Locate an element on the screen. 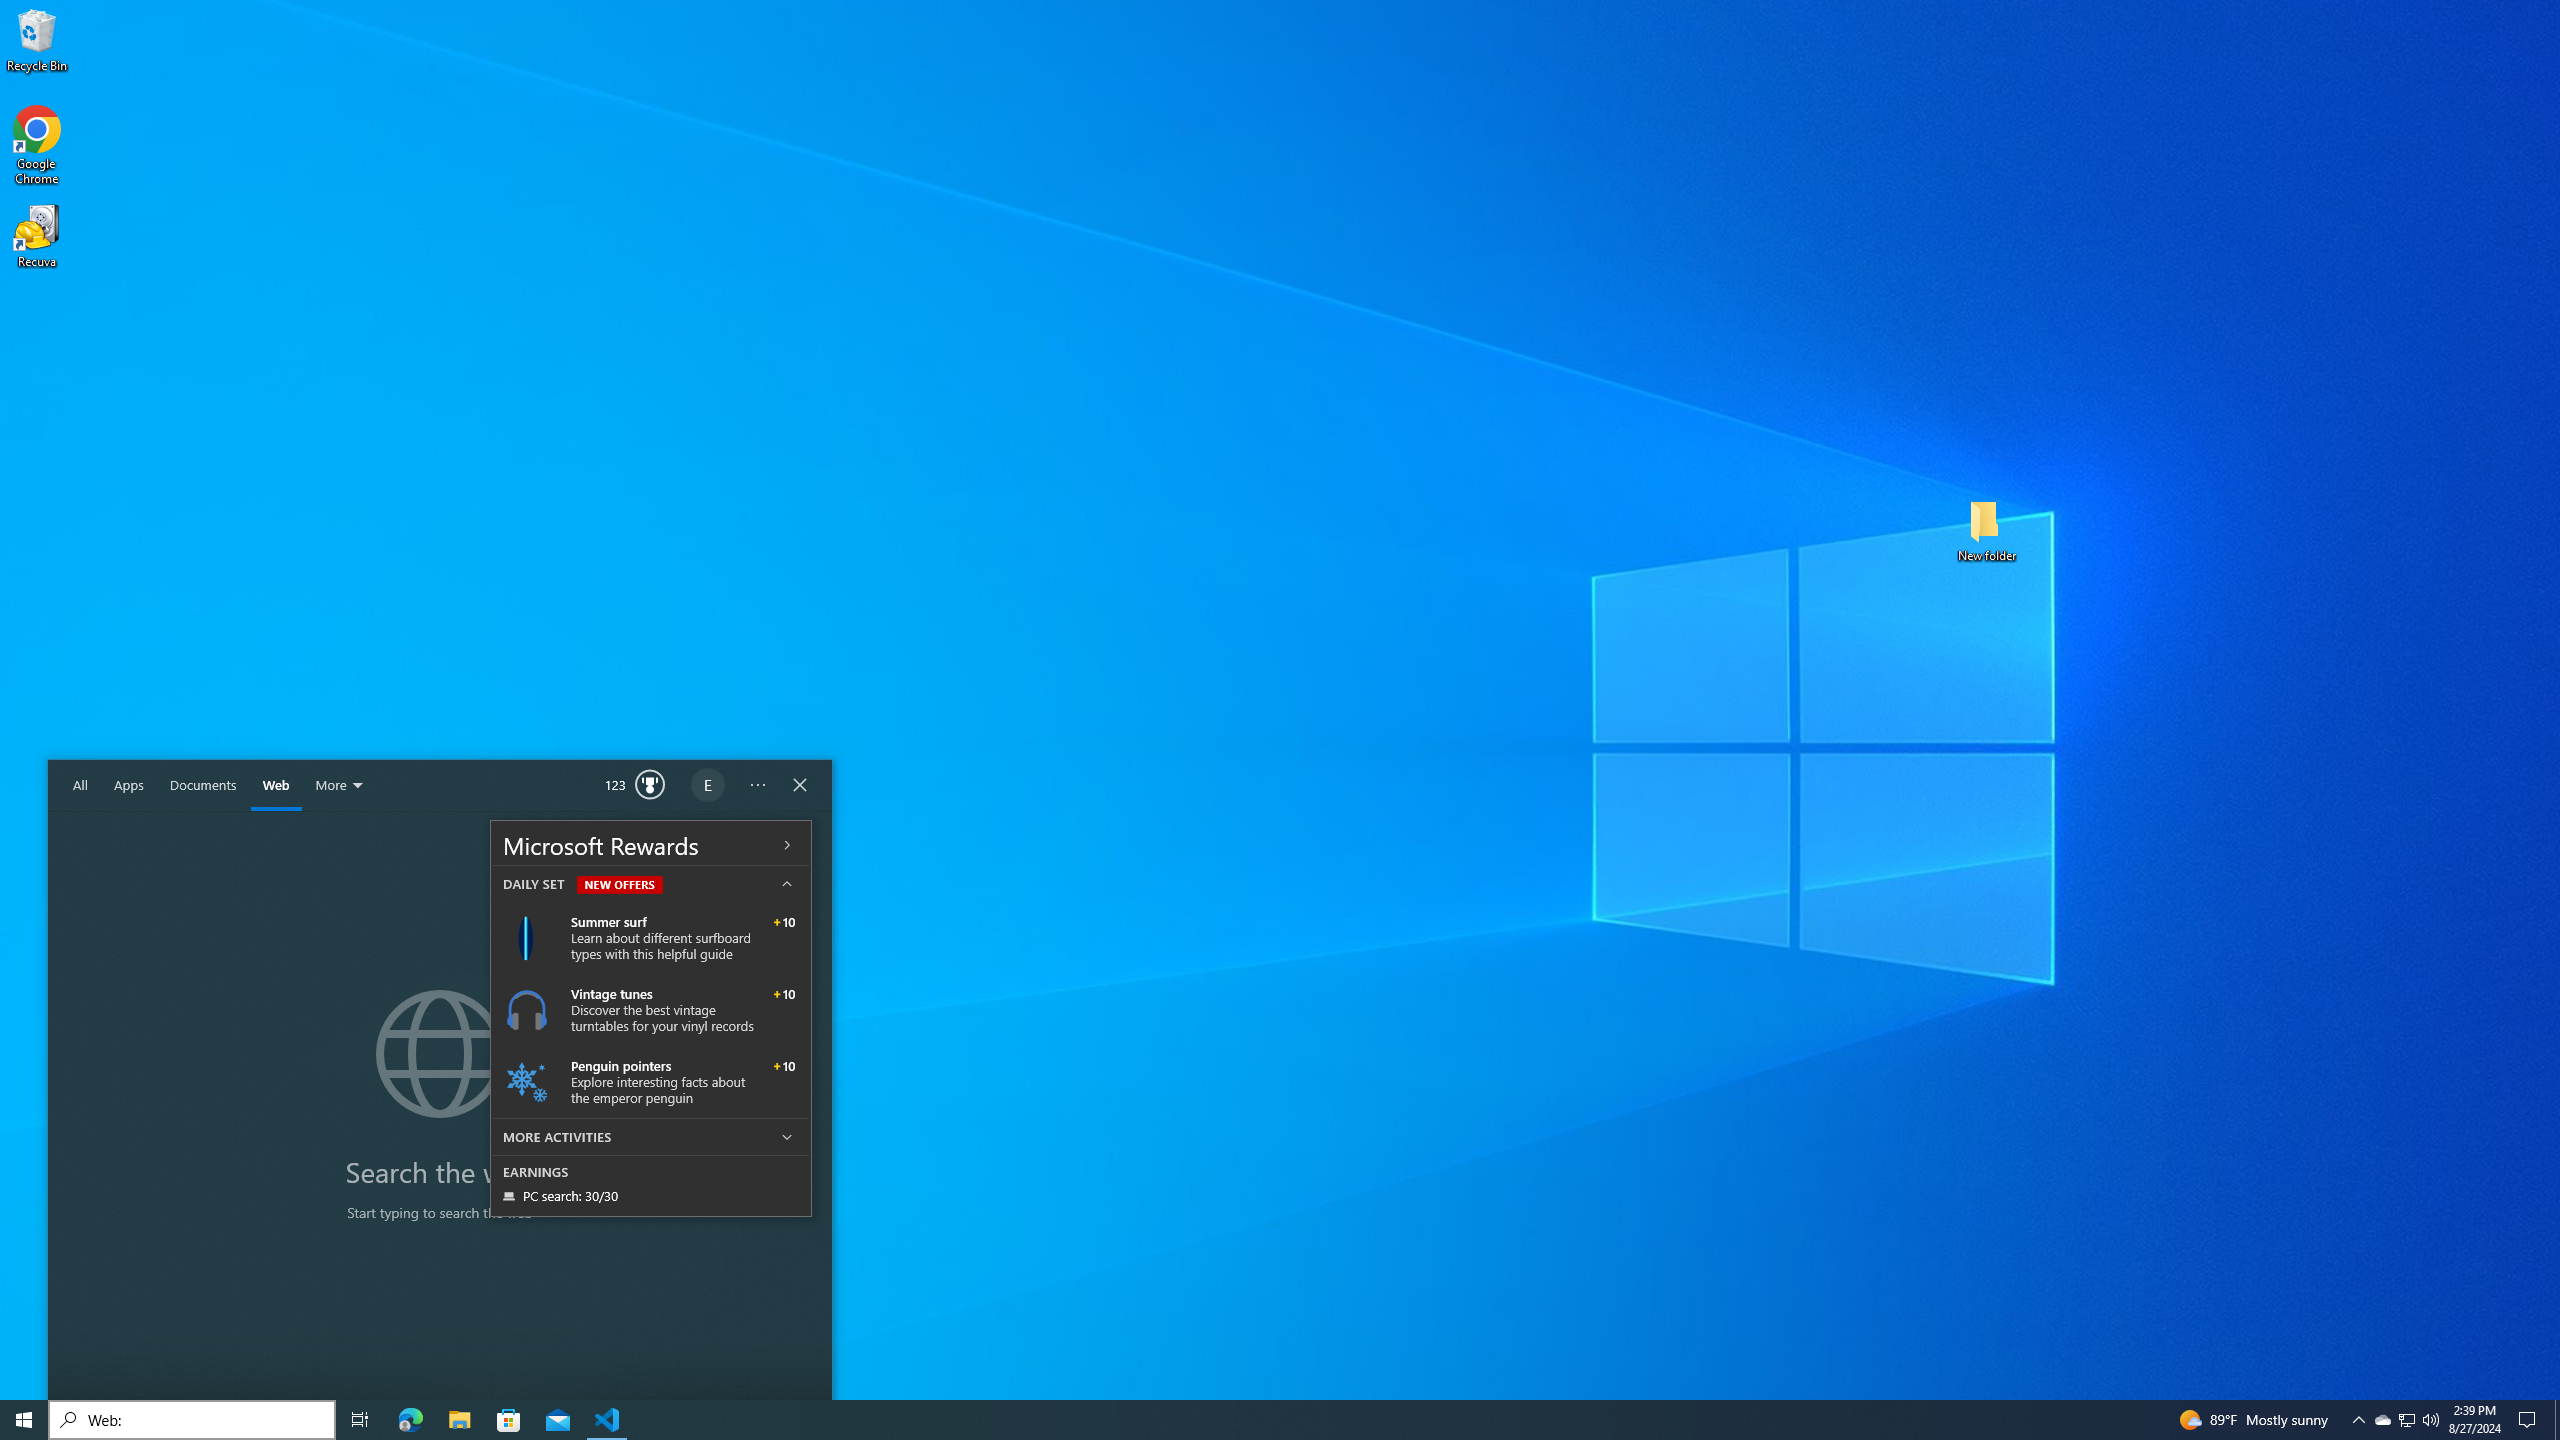  'Search box' is located at coordinates (191, 1418).